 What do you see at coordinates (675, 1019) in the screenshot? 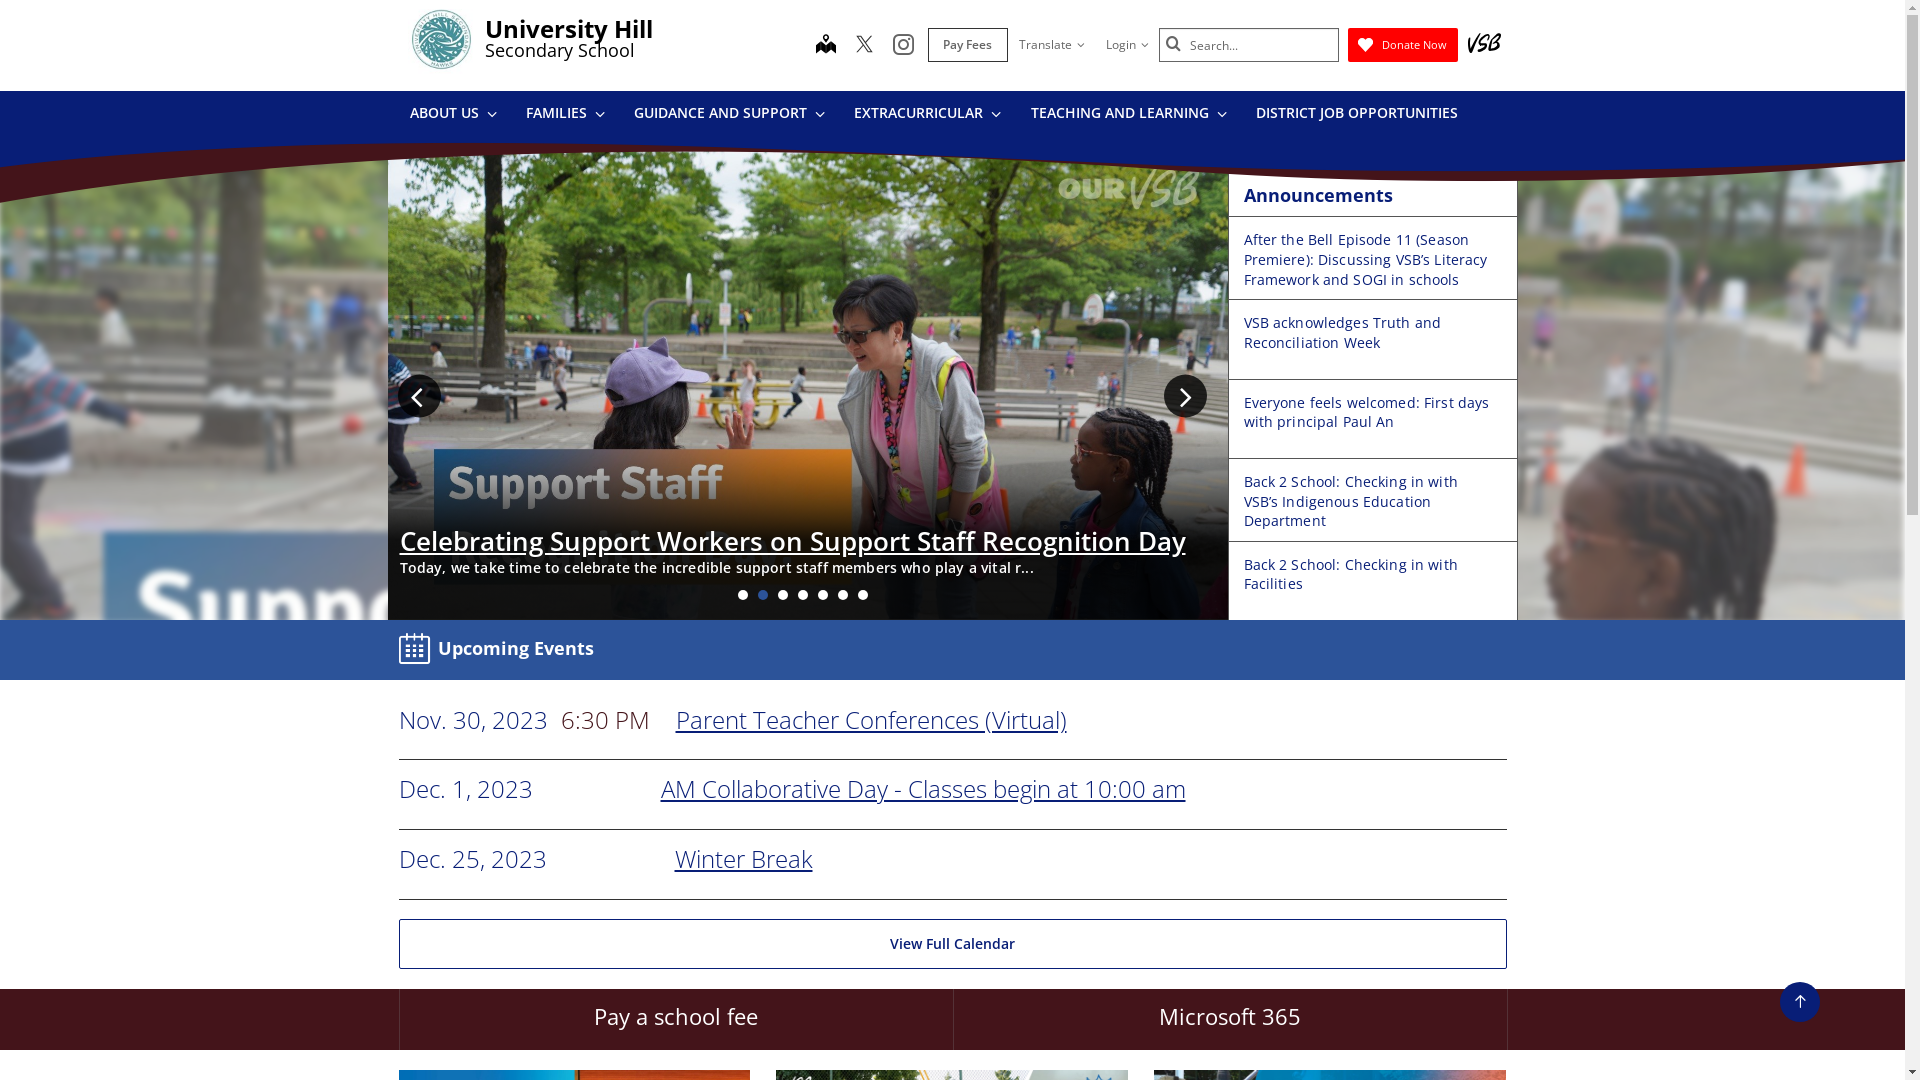
I see `'Pay a school fee'` at bounding box center [675, 1019].